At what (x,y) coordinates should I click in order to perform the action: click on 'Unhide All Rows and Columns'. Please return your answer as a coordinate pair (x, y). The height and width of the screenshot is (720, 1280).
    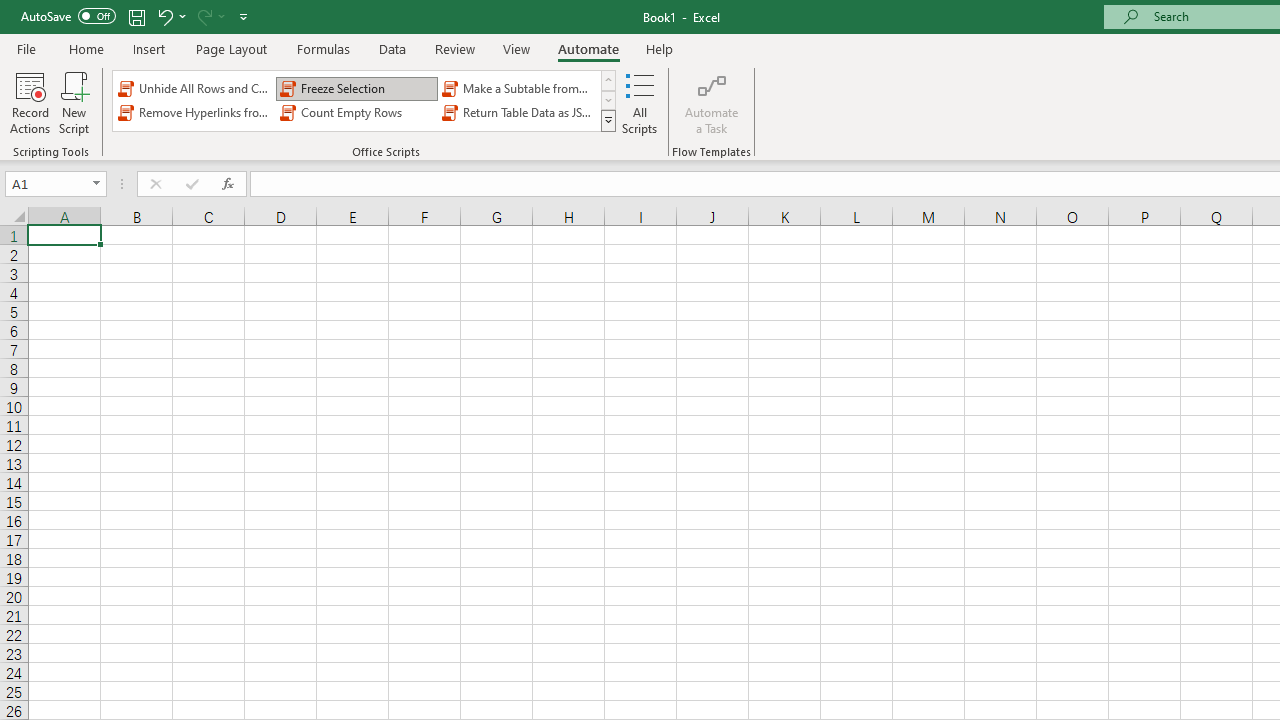
    Looking at the image, I should click on (195, 87).